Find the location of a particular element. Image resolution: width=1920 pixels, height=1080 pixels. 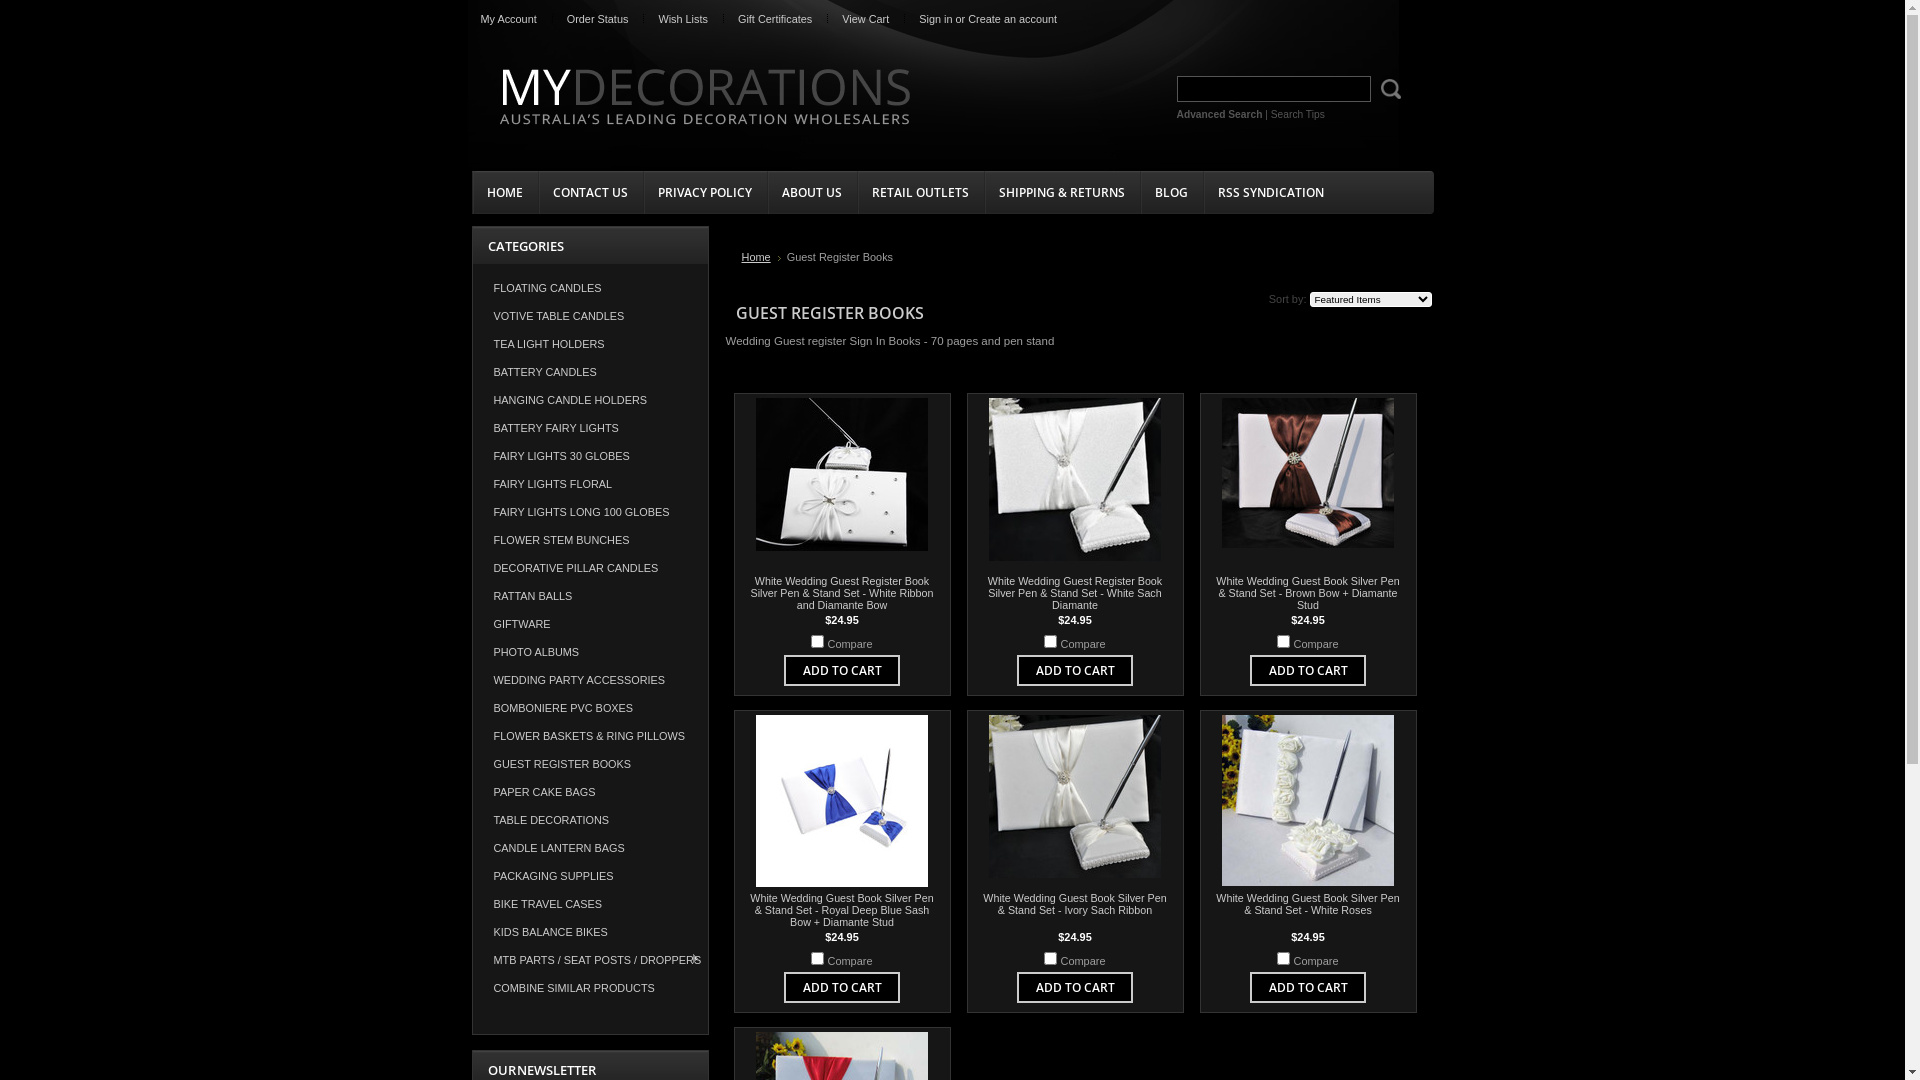

'744' is located at coordinates (1283, 641).